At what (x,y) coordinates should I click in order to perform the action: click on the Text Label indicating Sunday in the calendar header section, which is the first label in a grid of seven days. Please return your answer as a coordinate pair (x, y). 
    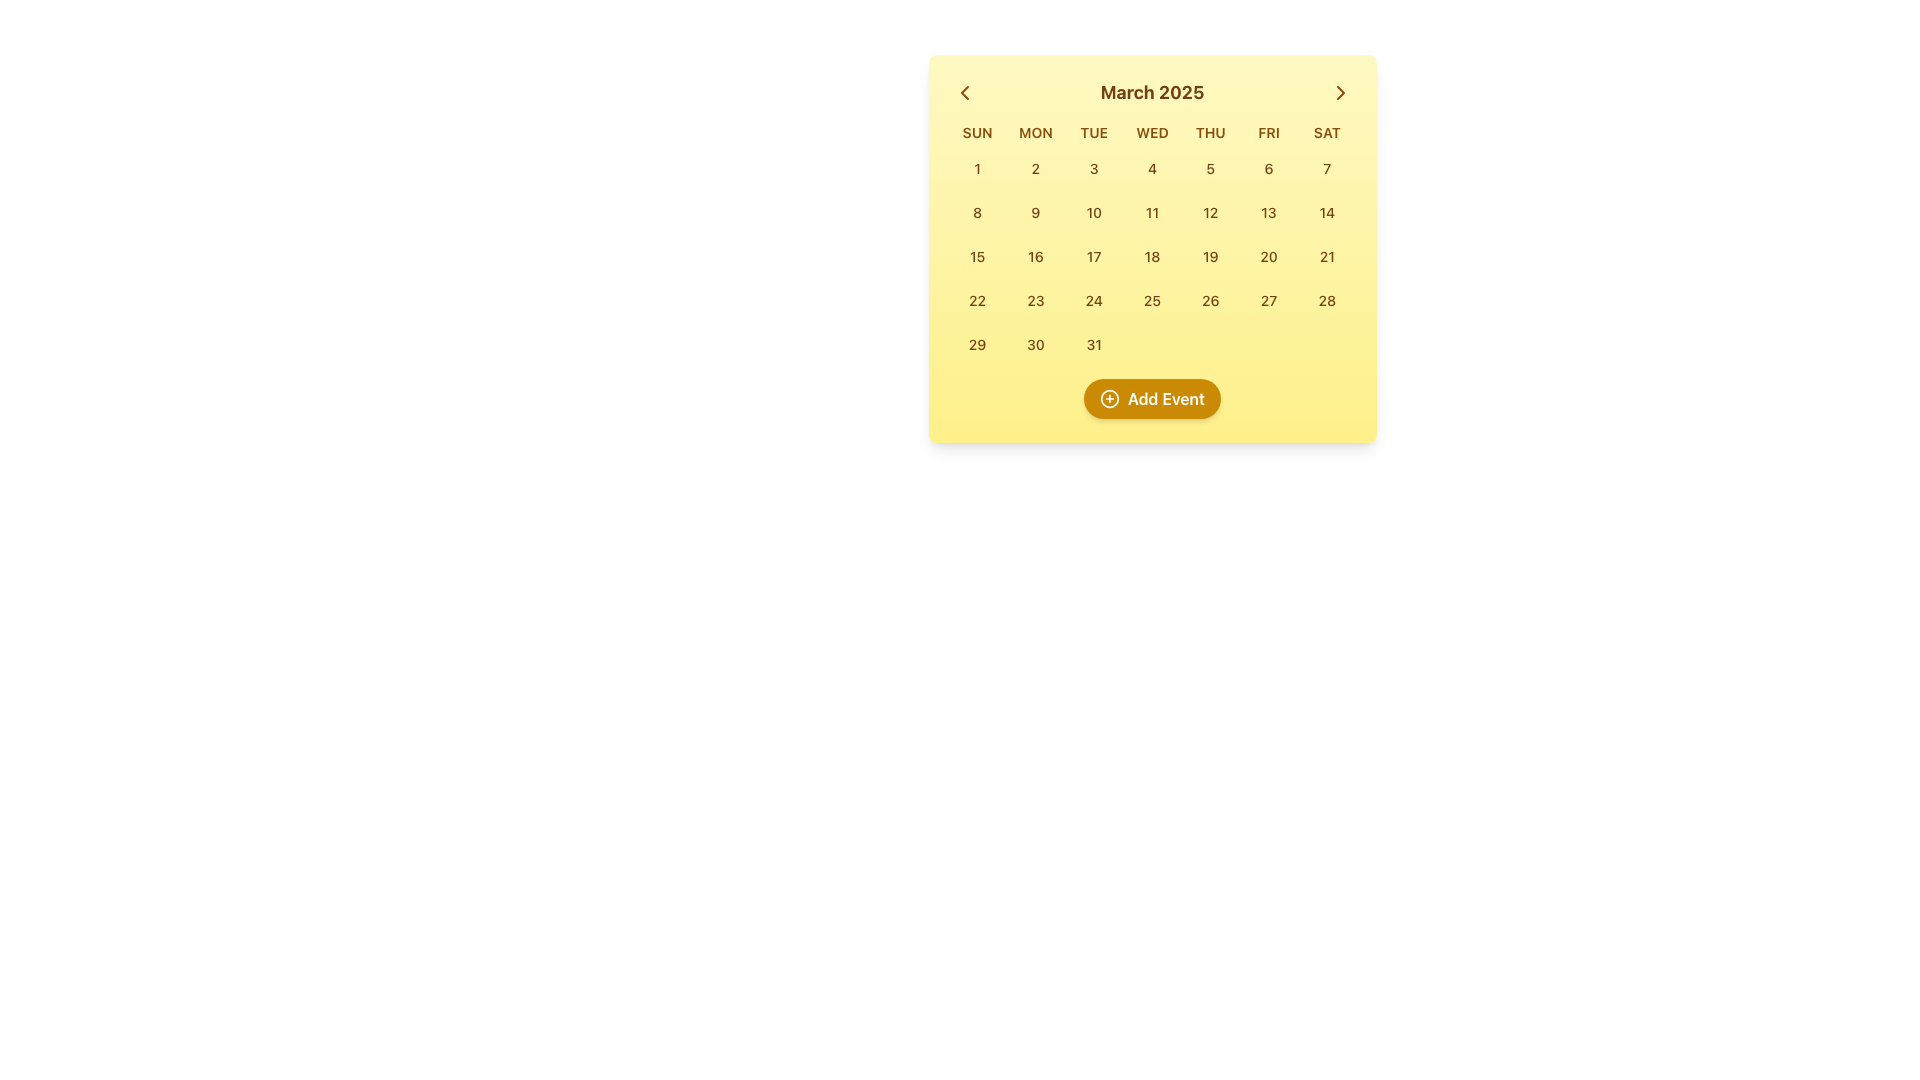
    Looking at the image, I should click on (977, 132).